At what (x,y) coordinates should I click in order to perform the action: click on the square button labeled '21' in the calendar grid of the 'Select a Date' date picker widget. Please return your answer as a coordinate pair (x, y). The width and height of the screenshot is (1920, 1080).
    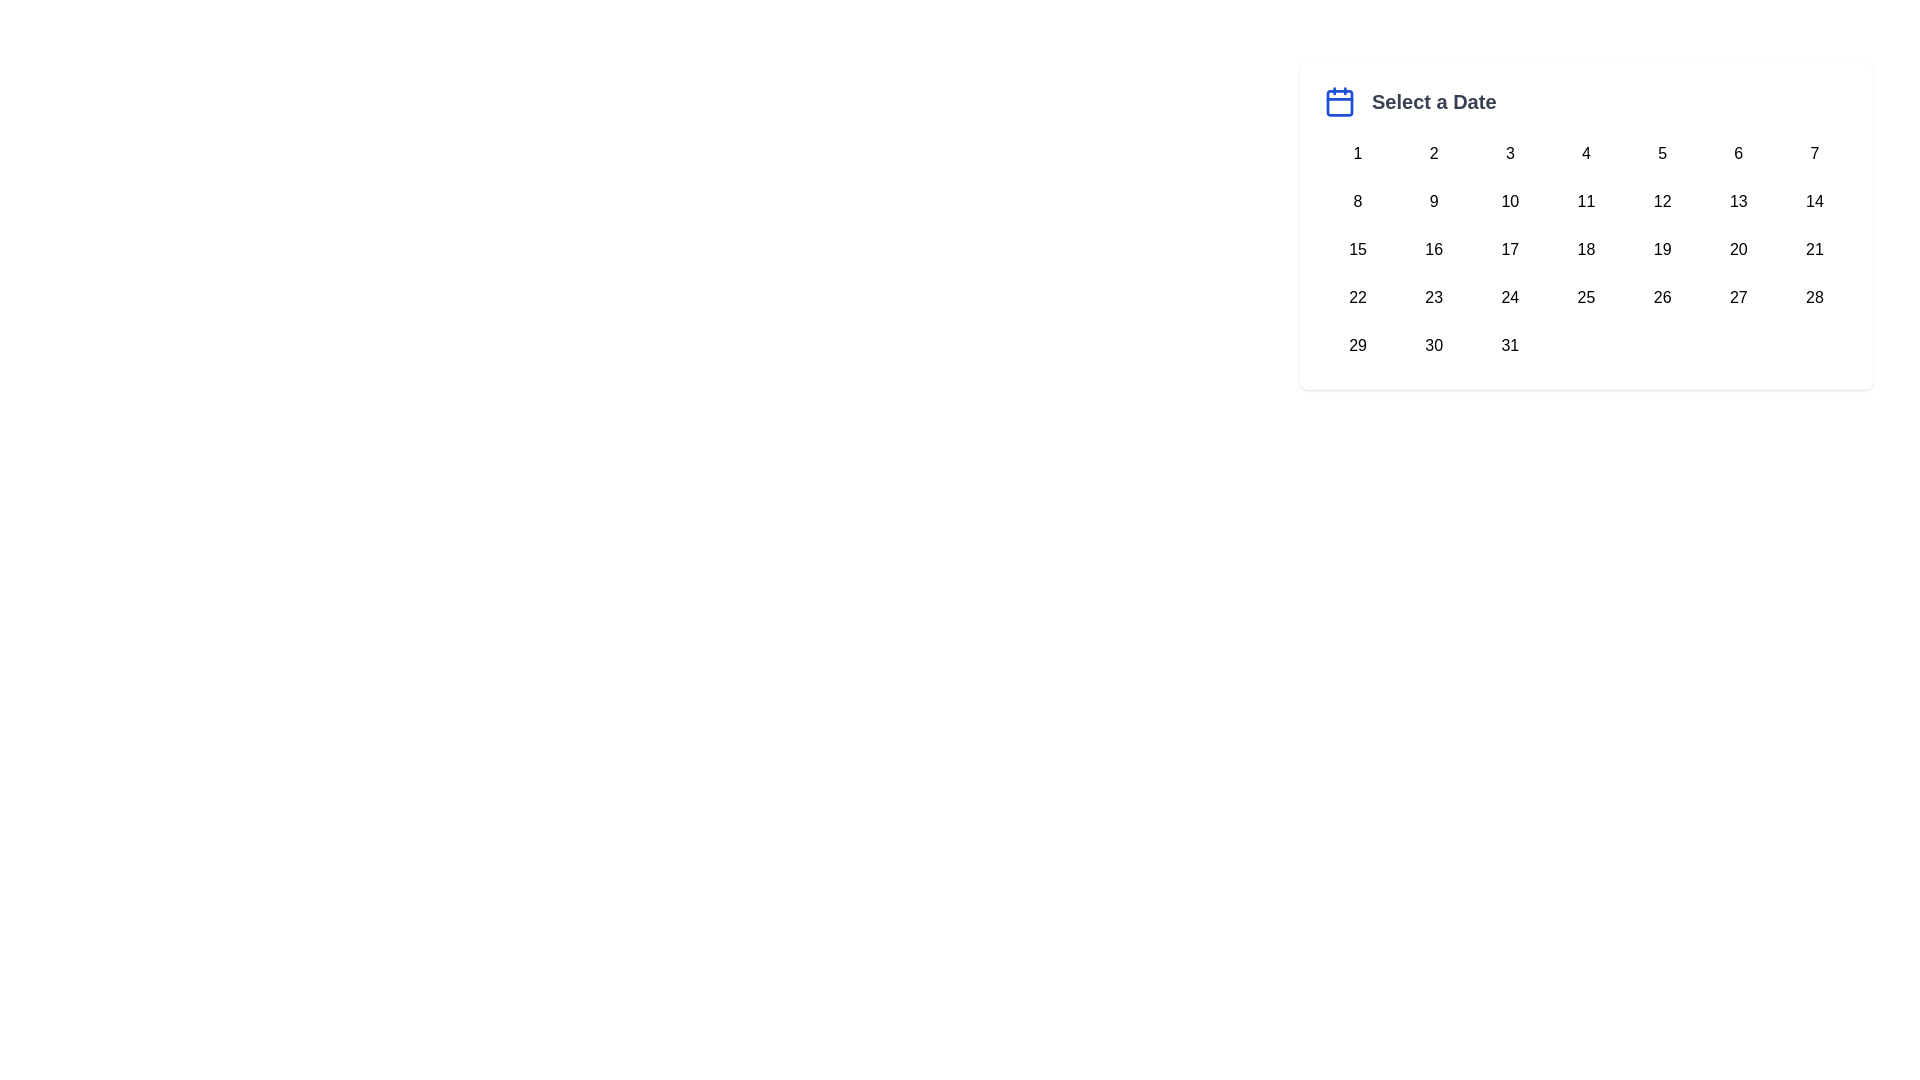
    Looking at the image, I should click on (1814, 249).